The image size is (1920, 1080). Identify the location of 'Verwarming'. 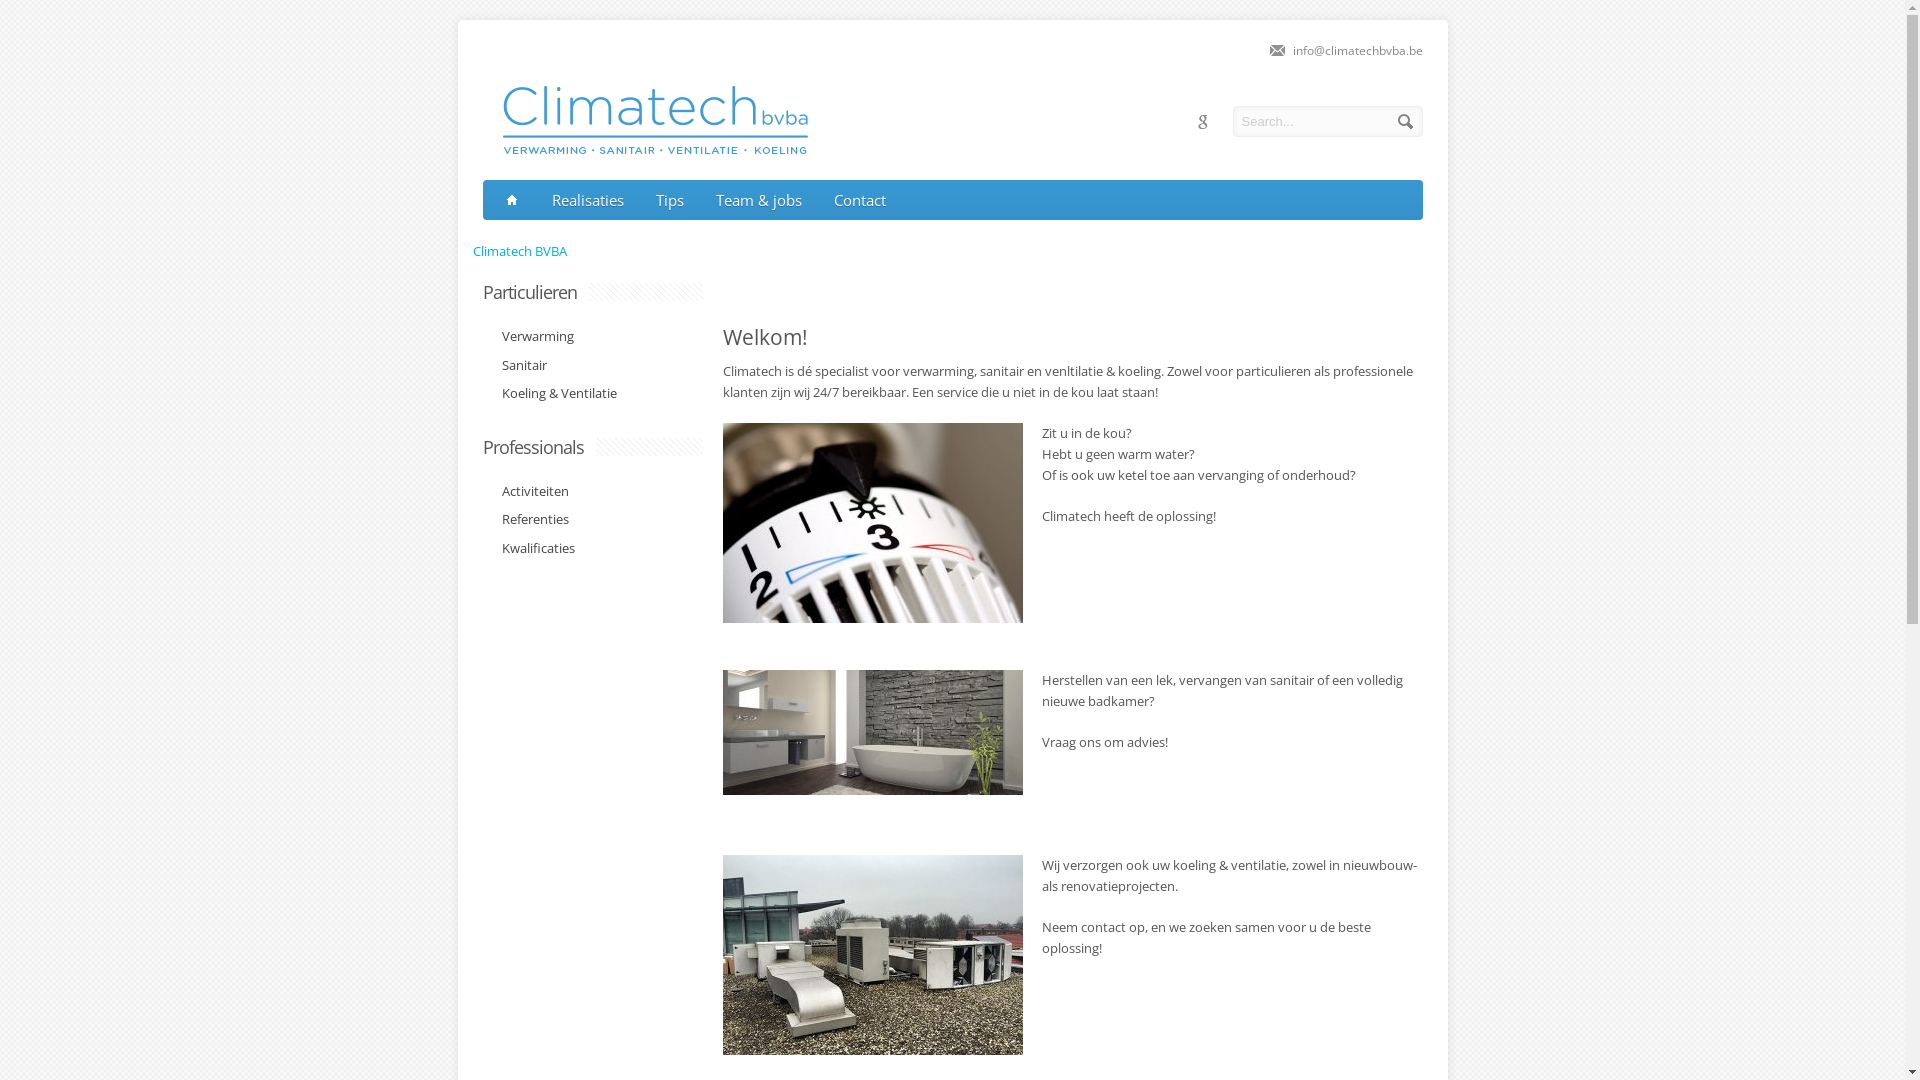
(532, 335).